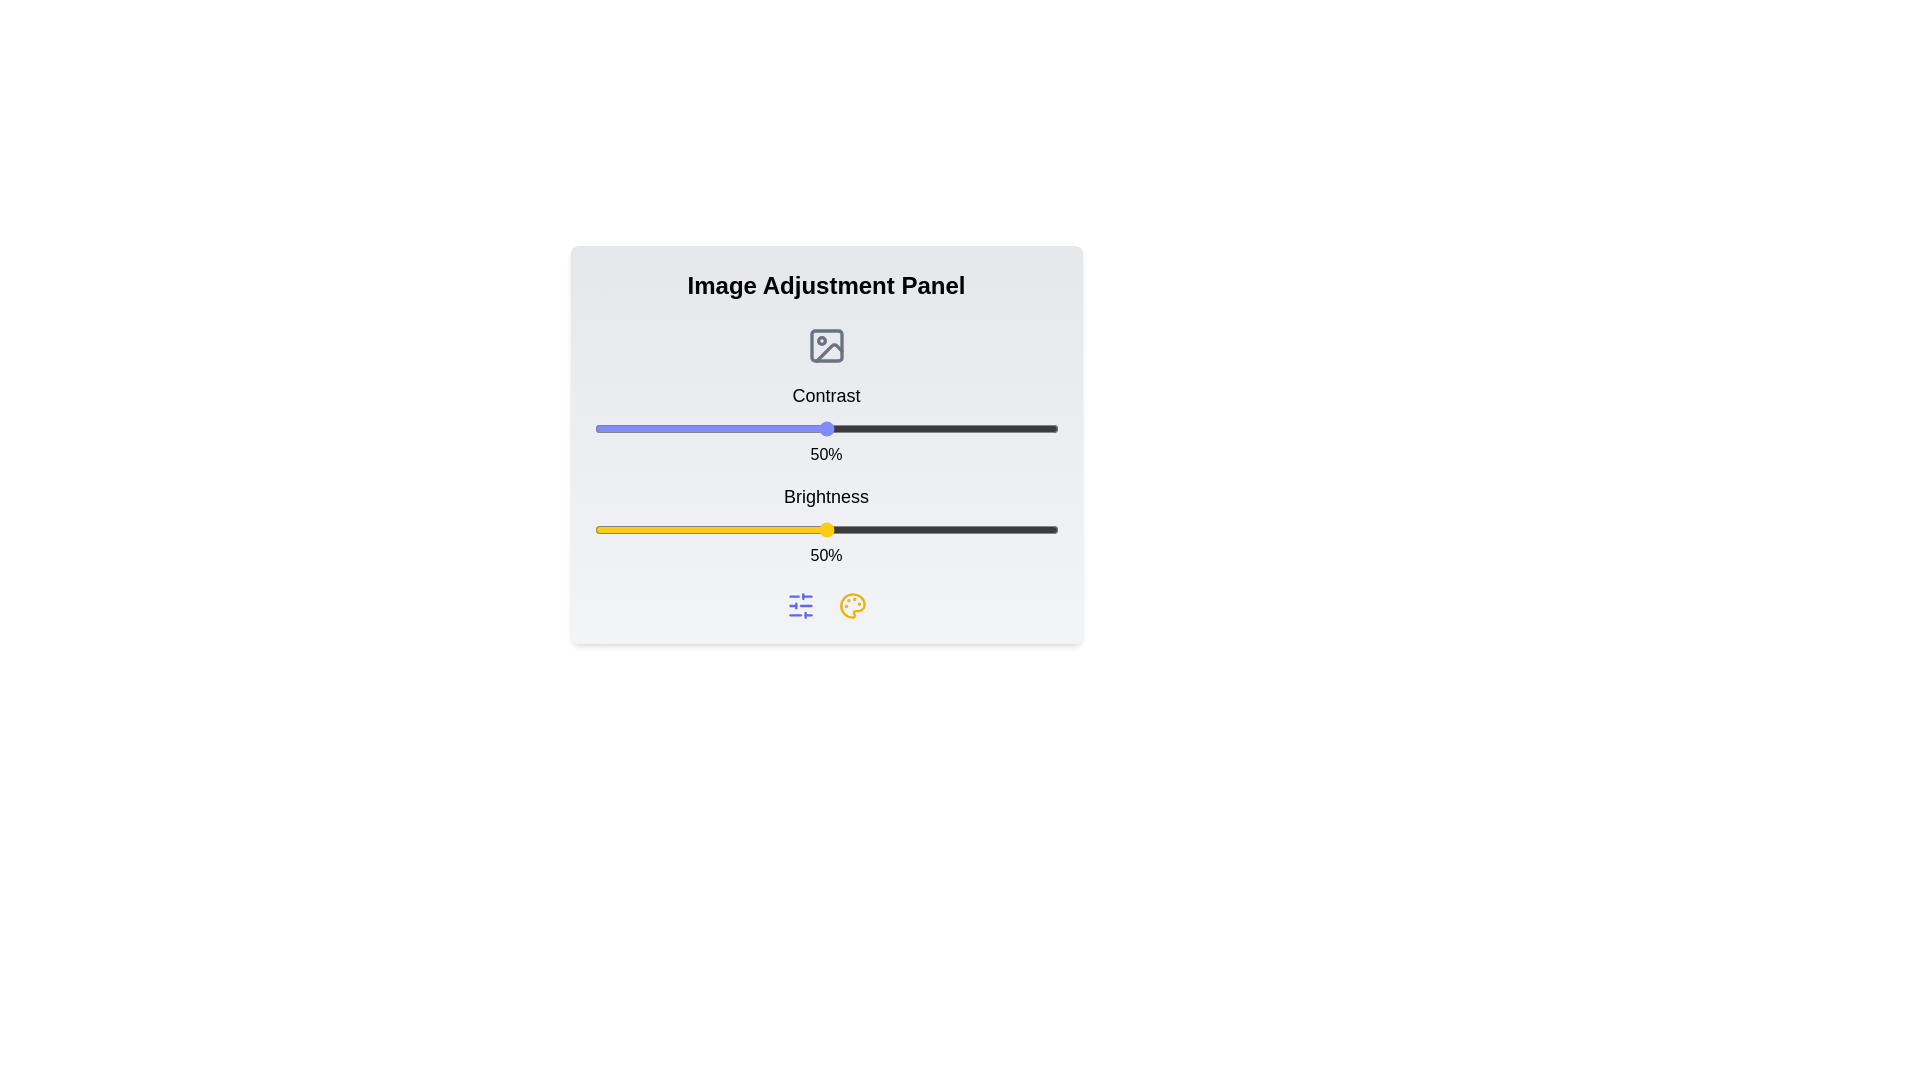 Image resolution: width=1920 pixels, height=1080 pixels. I want to click on the palette icon, so click(852, 604).